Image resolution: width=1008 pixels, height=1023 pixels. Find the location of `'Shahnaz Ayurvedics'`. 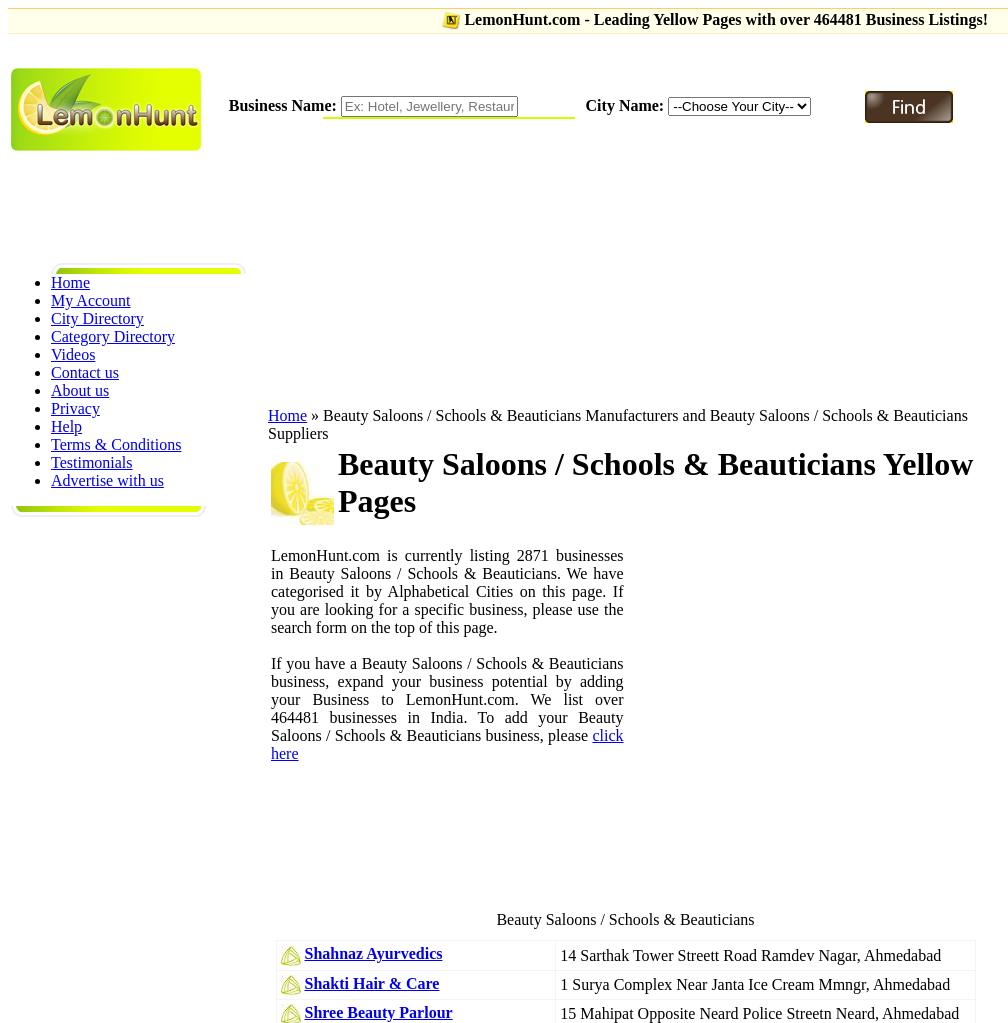

'Shahnaz Ayurvedics' is located at coordinates (304, 953).